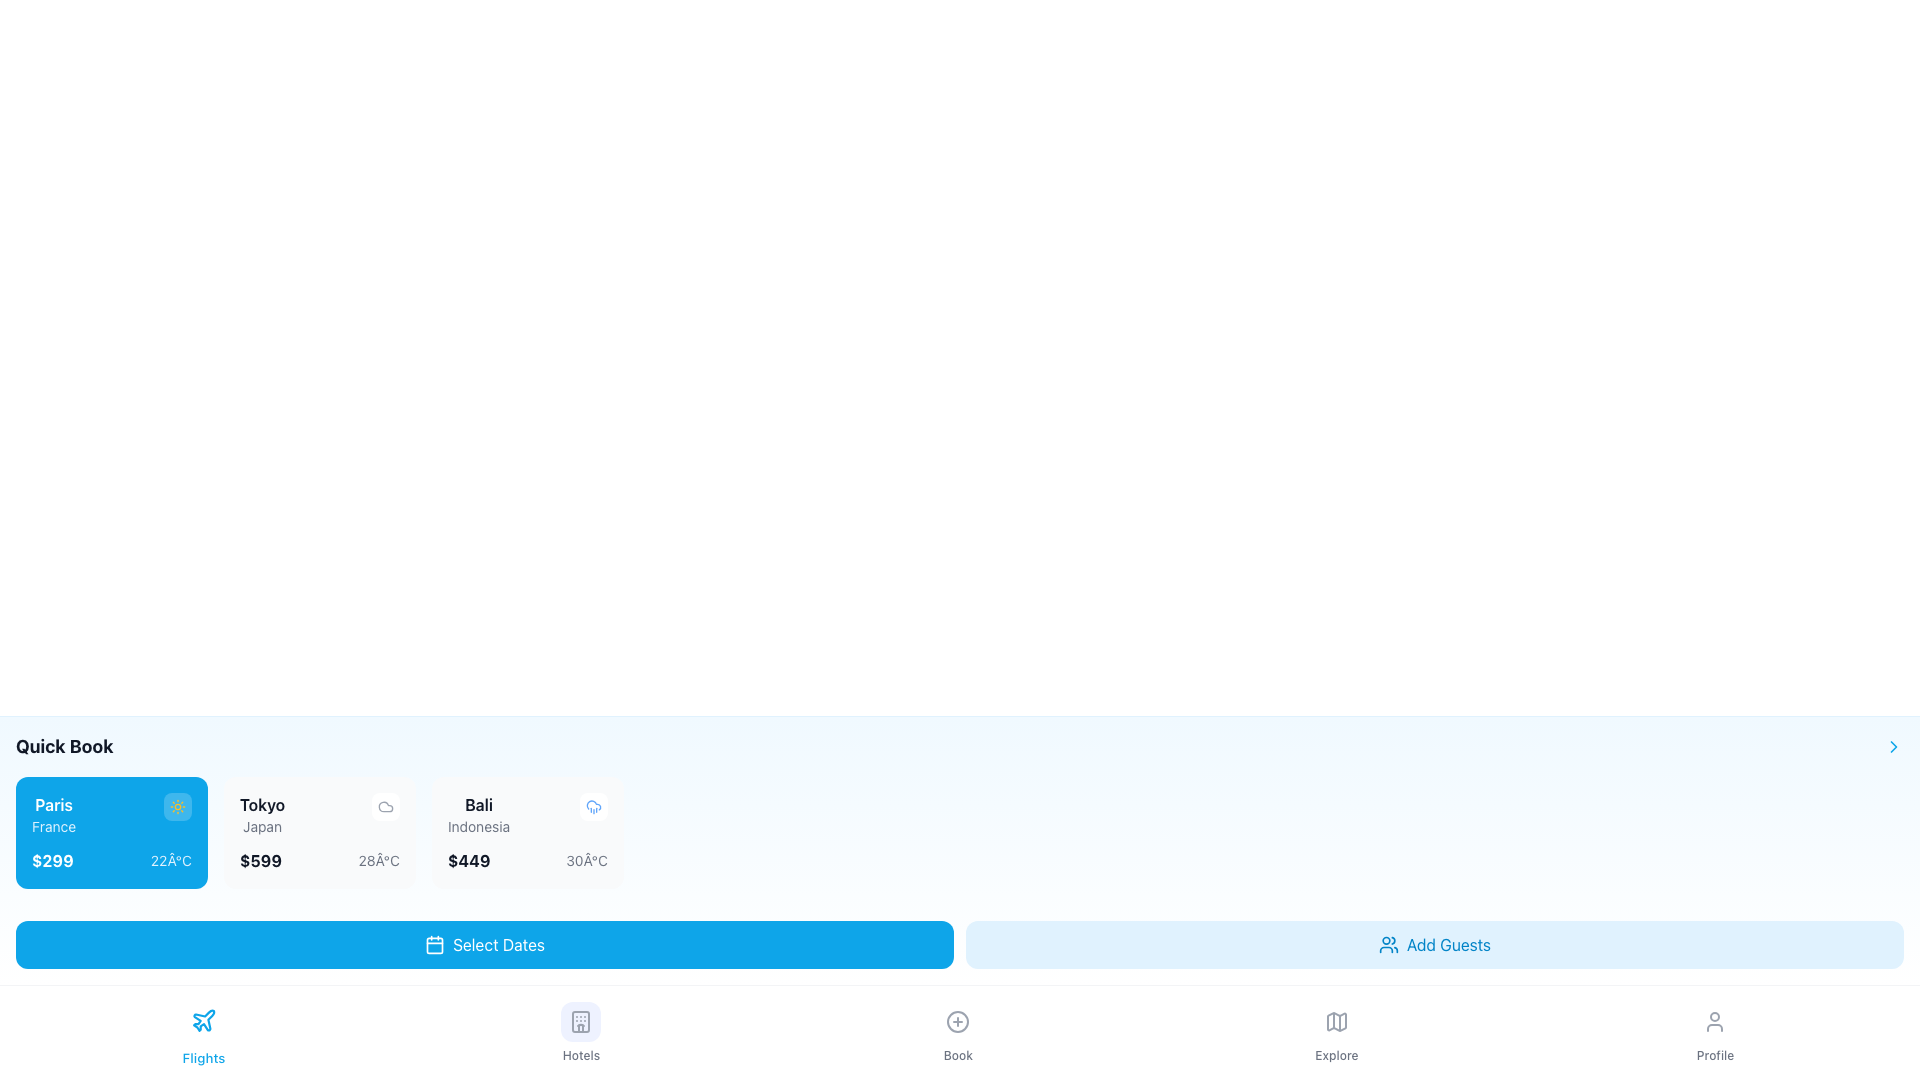 Image resolution: width=1920 pixels, height=1080 pixels. I want to click on the text label displaying 'Indonesia', which is located directly below the text 'Bali' in a card-like layout of destination details, so click(478, 826).